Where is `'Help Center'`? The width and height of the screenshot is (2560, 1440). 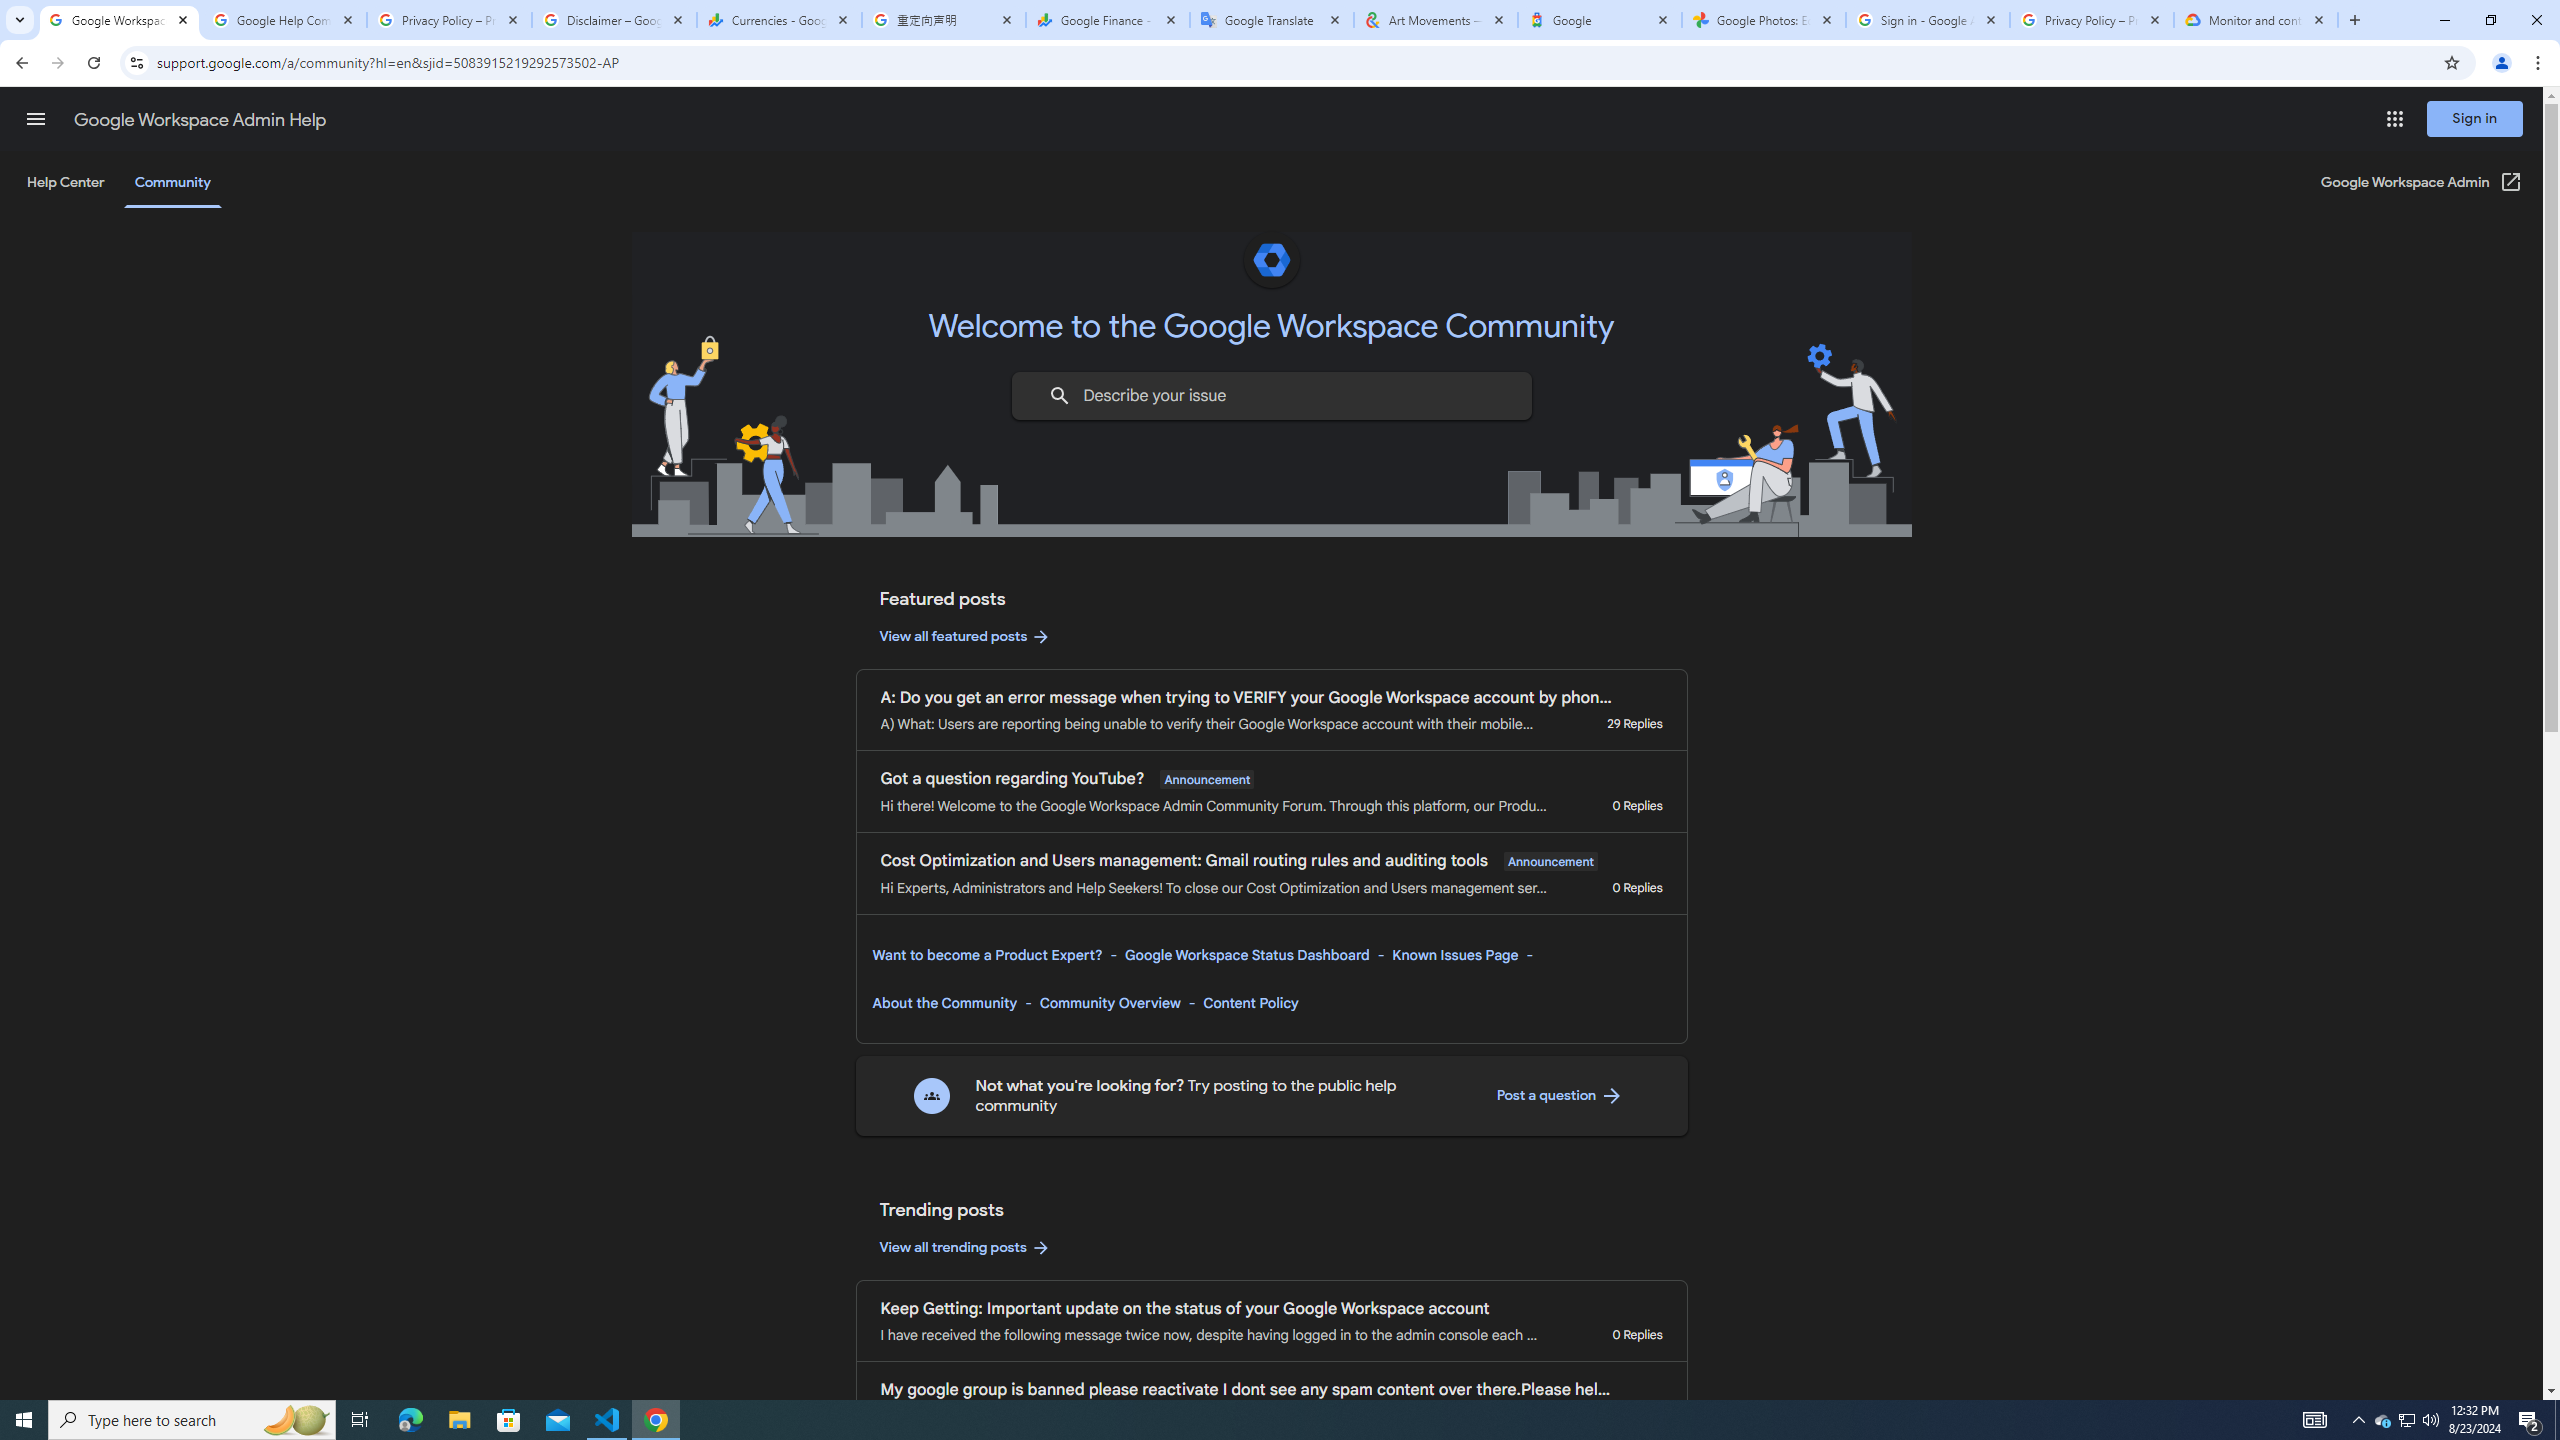
'Help Center' is located at coordinates (65, 181).